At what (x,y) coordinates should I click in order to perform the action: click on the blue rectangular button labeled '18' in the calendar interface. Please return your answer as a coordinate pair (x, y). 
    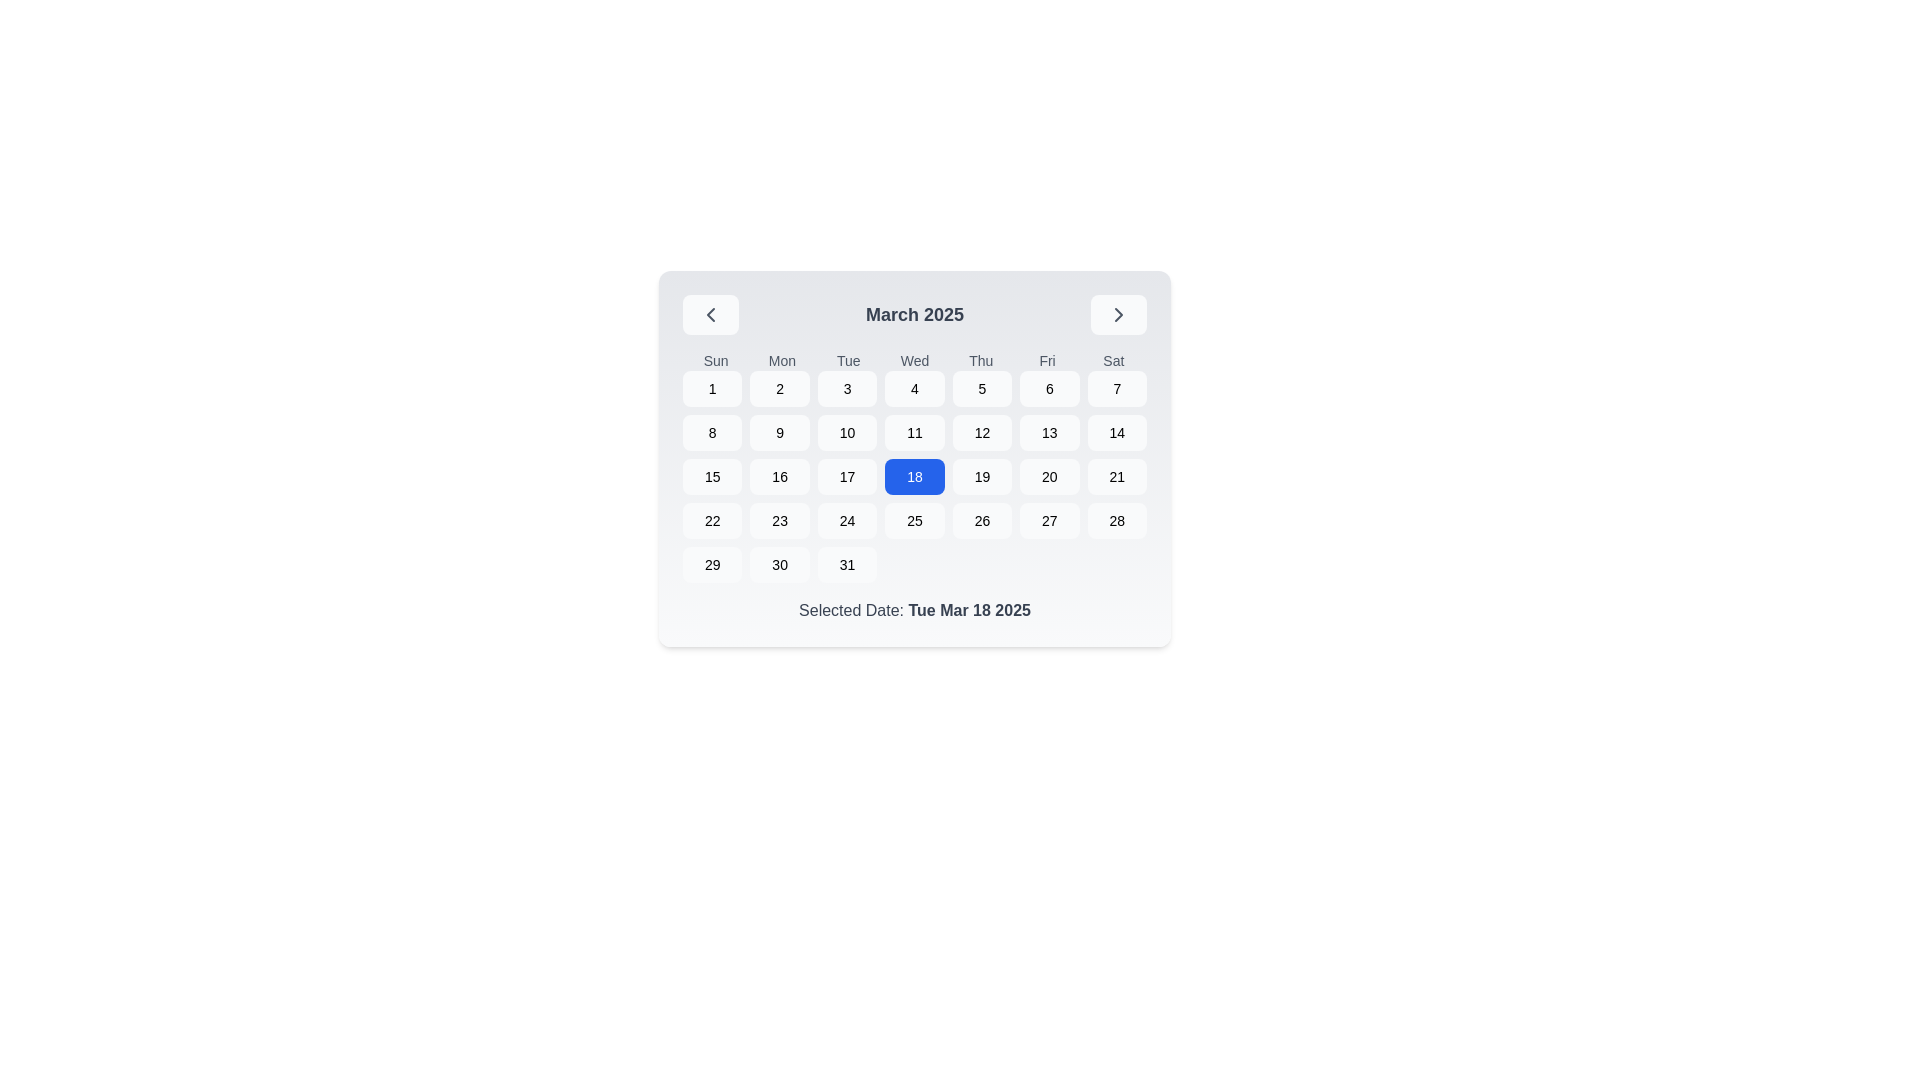
    Looking at the image, I should click on (914, 477).